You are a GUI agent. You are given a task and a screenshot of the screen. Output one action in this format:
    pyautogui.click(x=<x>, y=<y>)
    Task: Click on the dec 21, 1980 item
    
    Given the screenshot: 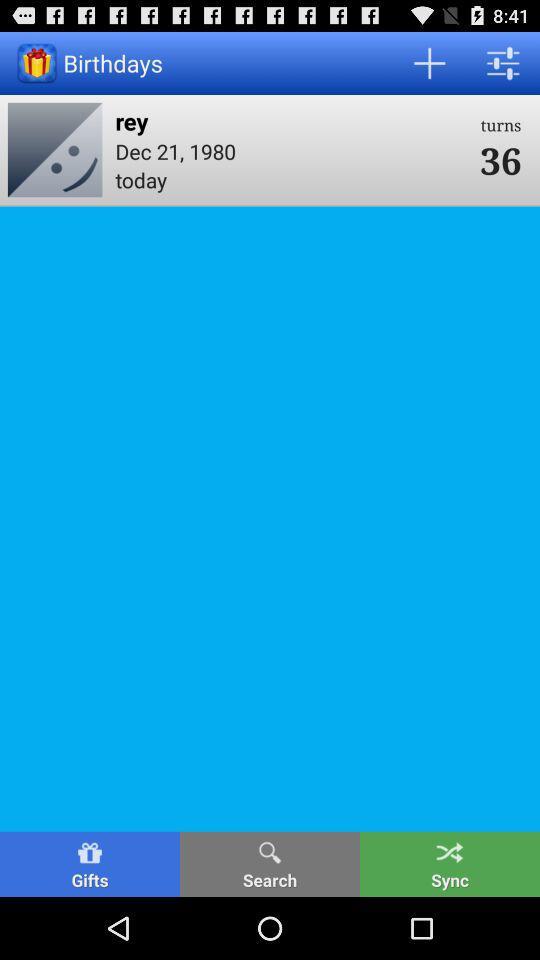 What is the action you would take?
    pyautogui.click(x=290, y=150)
    